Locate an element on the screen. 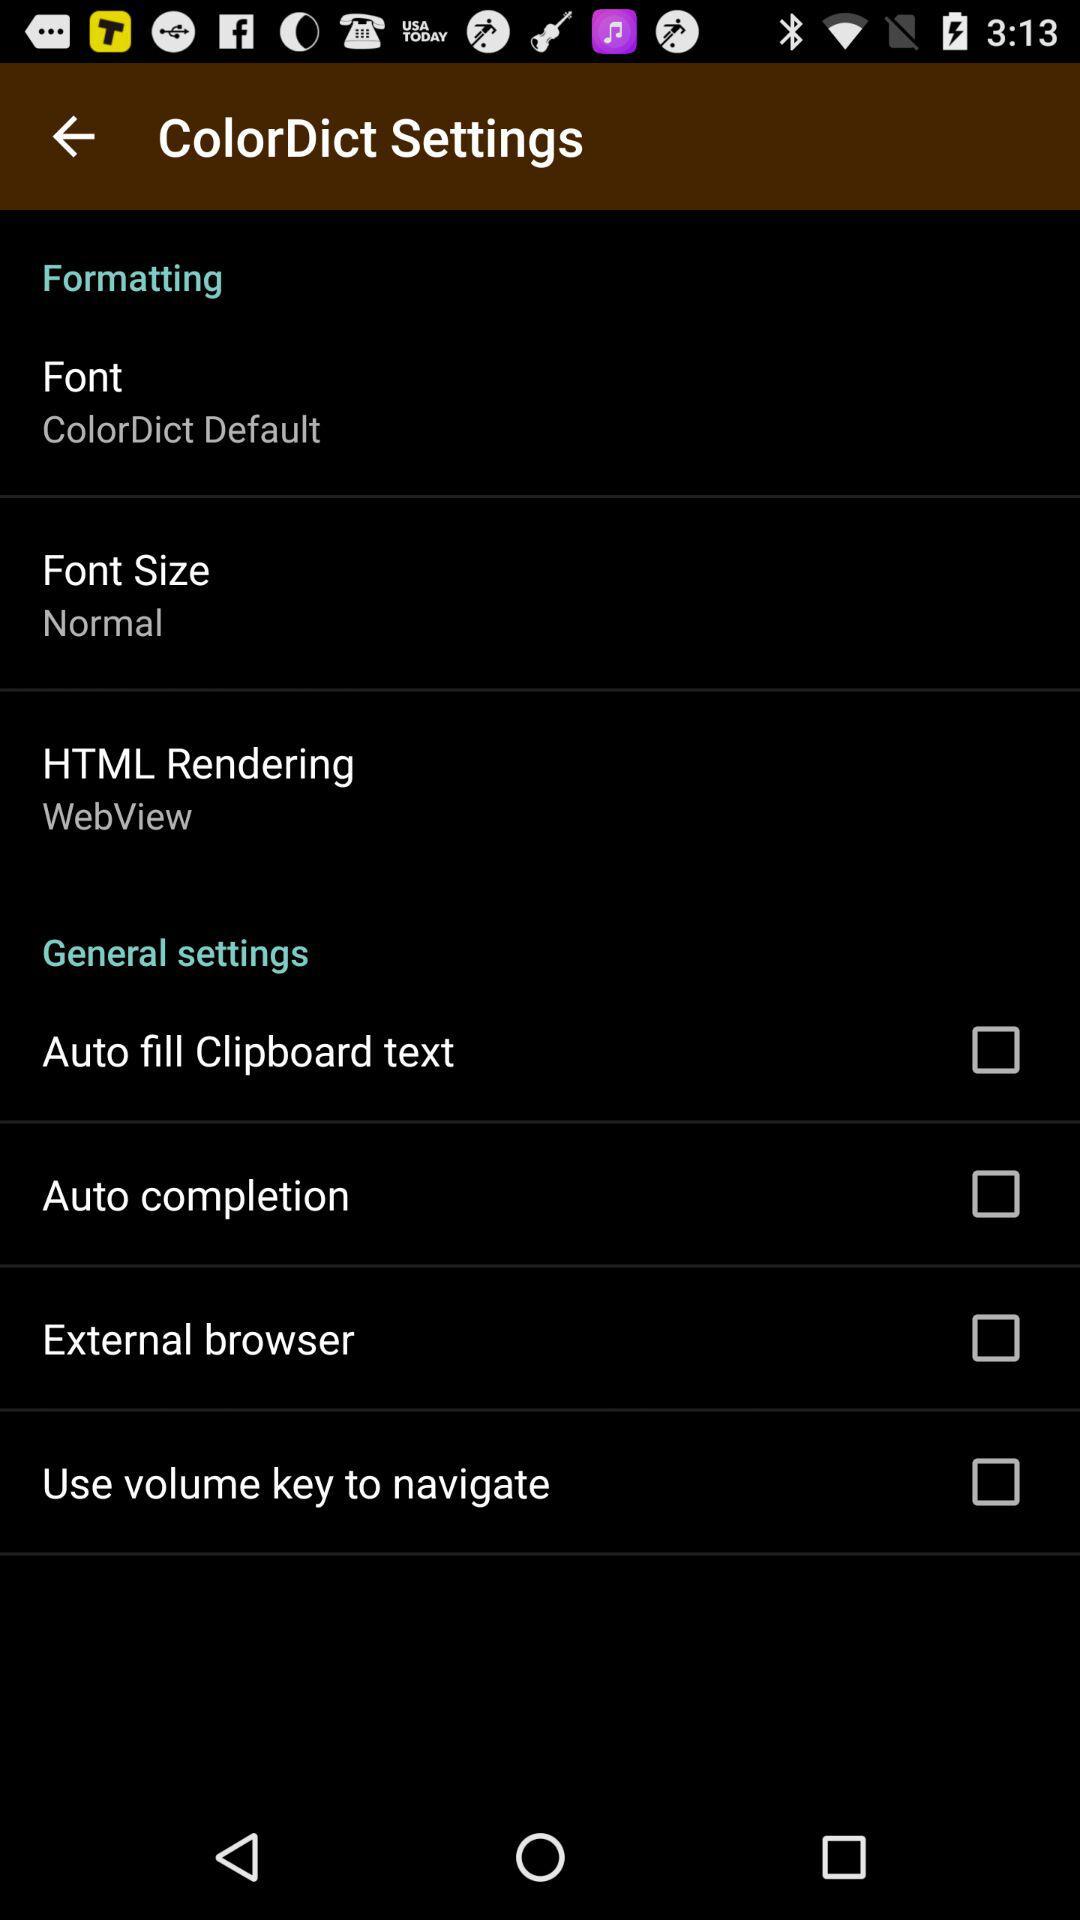 The height and width of the screenshot is (1920, 1080). general settings item is located at coordinates (540, 929).